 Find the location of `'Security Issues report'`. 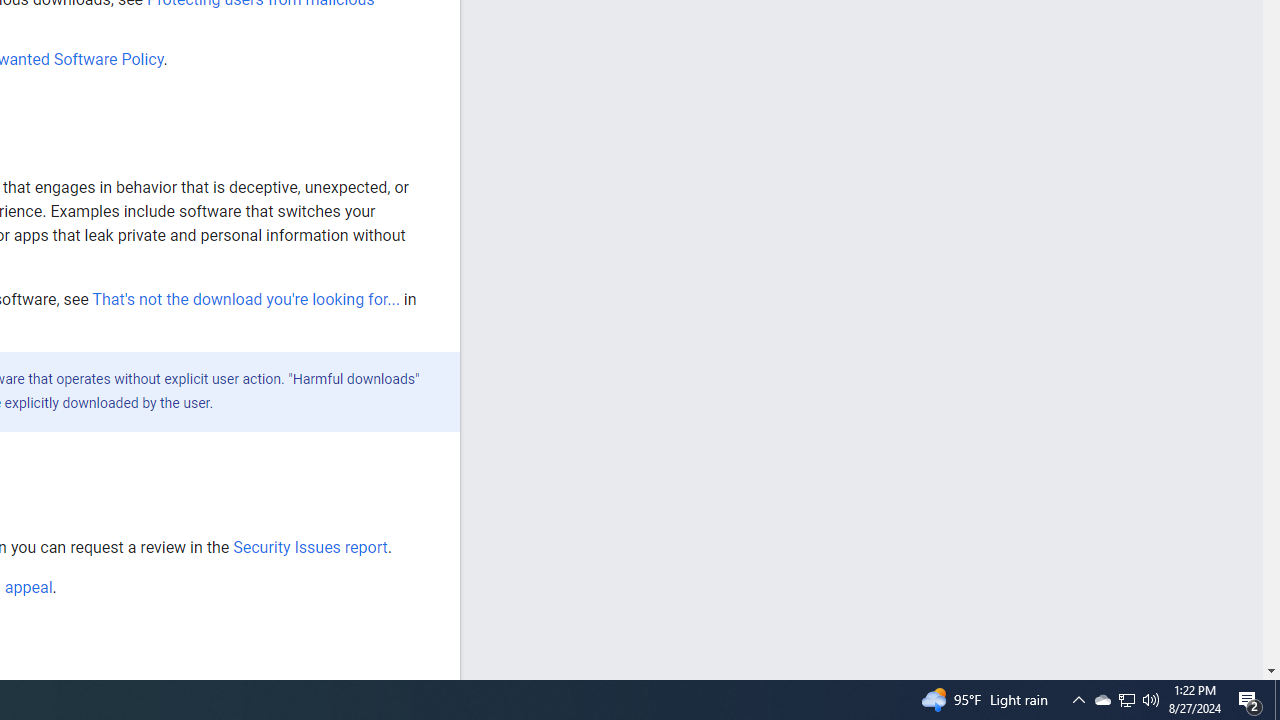

'Security Issues report' is located at coordinates (309, 547).